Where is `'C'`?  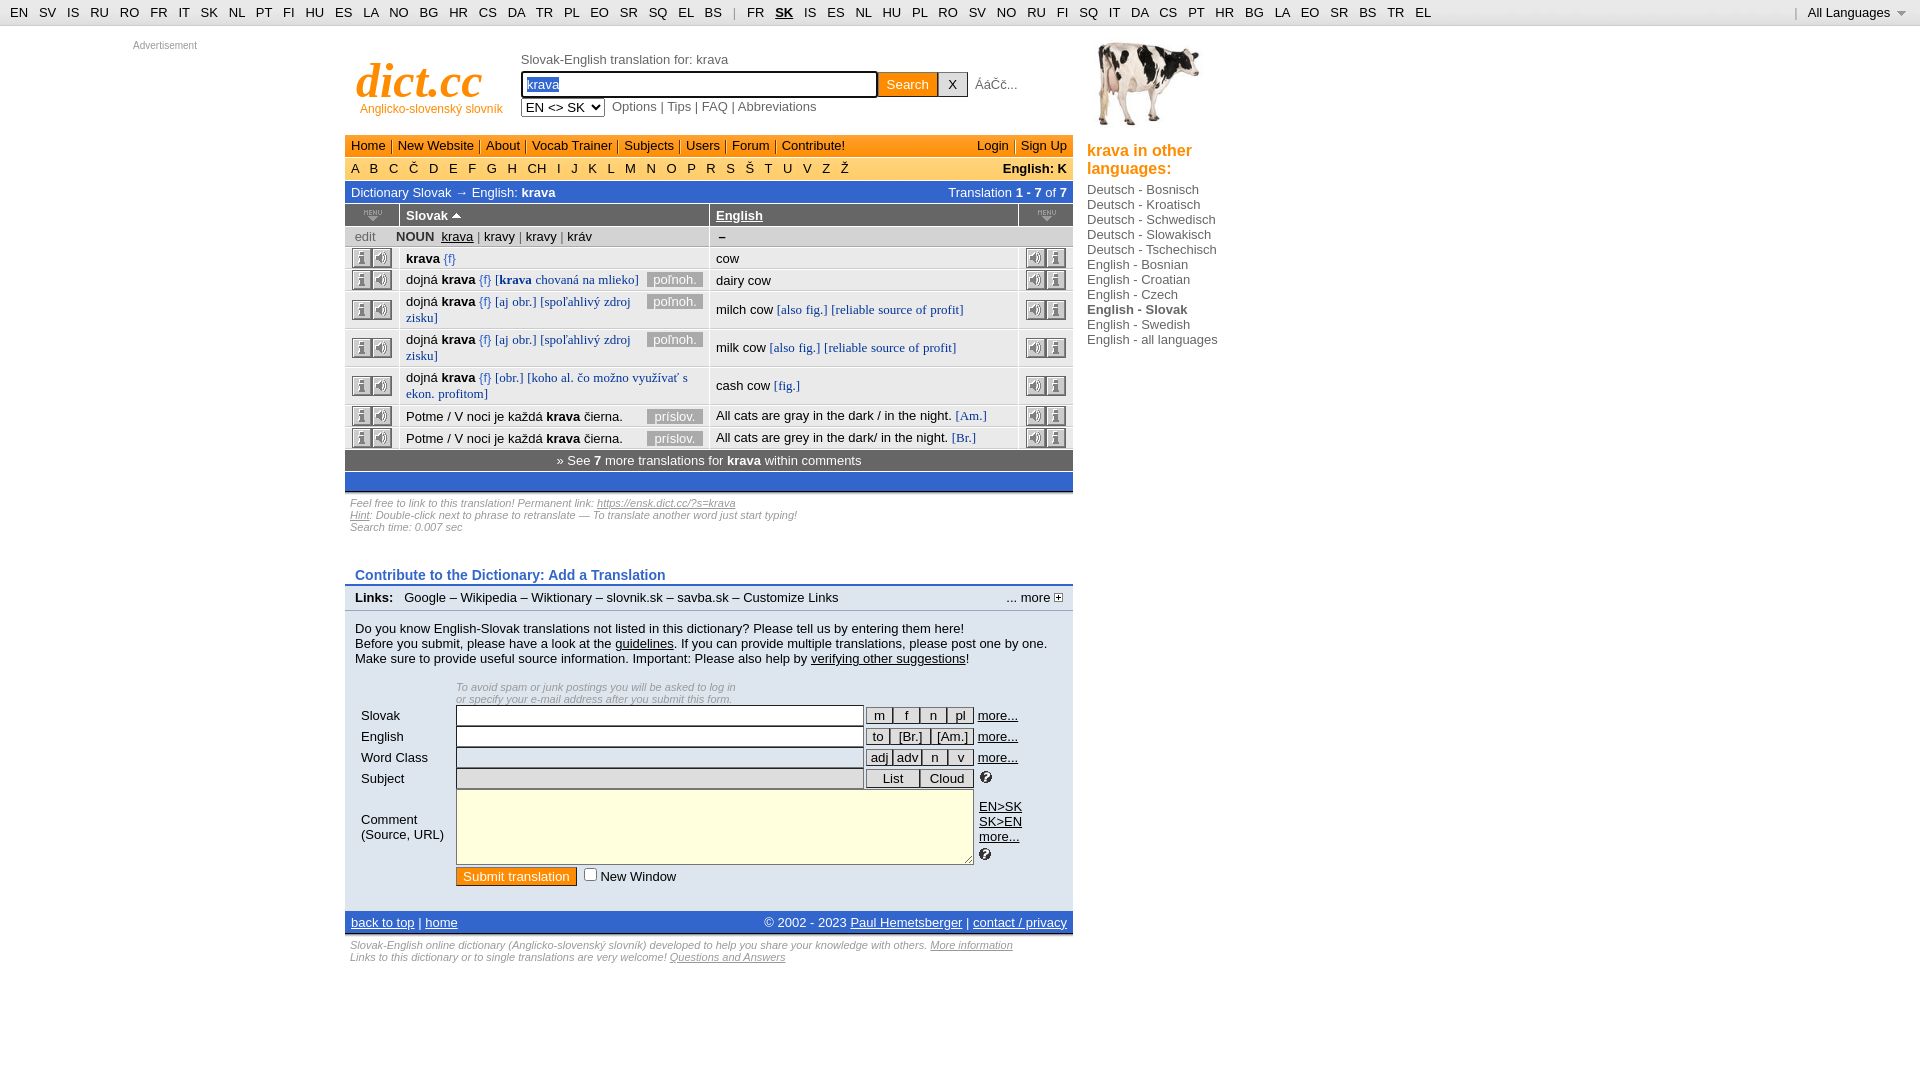 'C' is located at coordinates (393, 167).